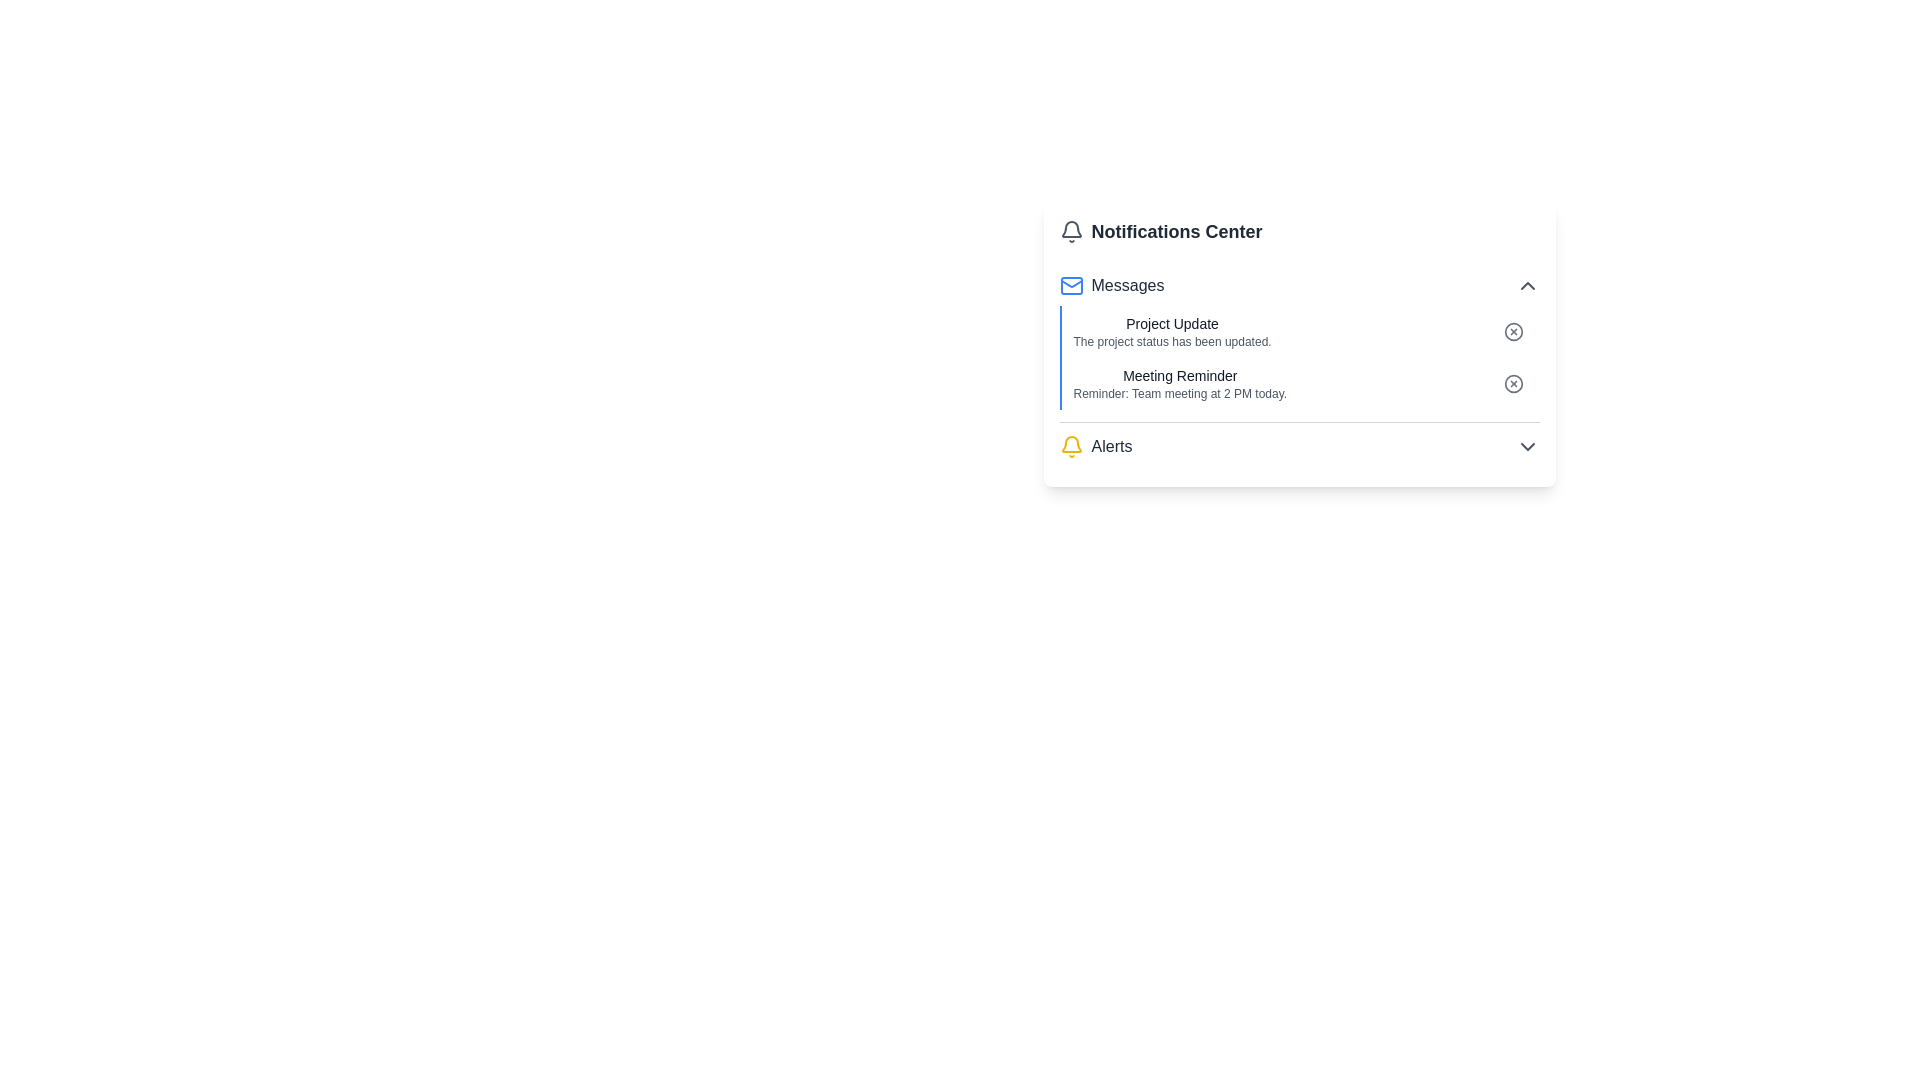 The height and width of the screenshot is (1080, 1920). What do you see at coordinates (1180, 375) in the screenshot?
I see `the Text Label in the 'Messages' section of the 'Notifications Center' panel, which is the second item below 'Project Update'` at bounding box center [1180, 375].